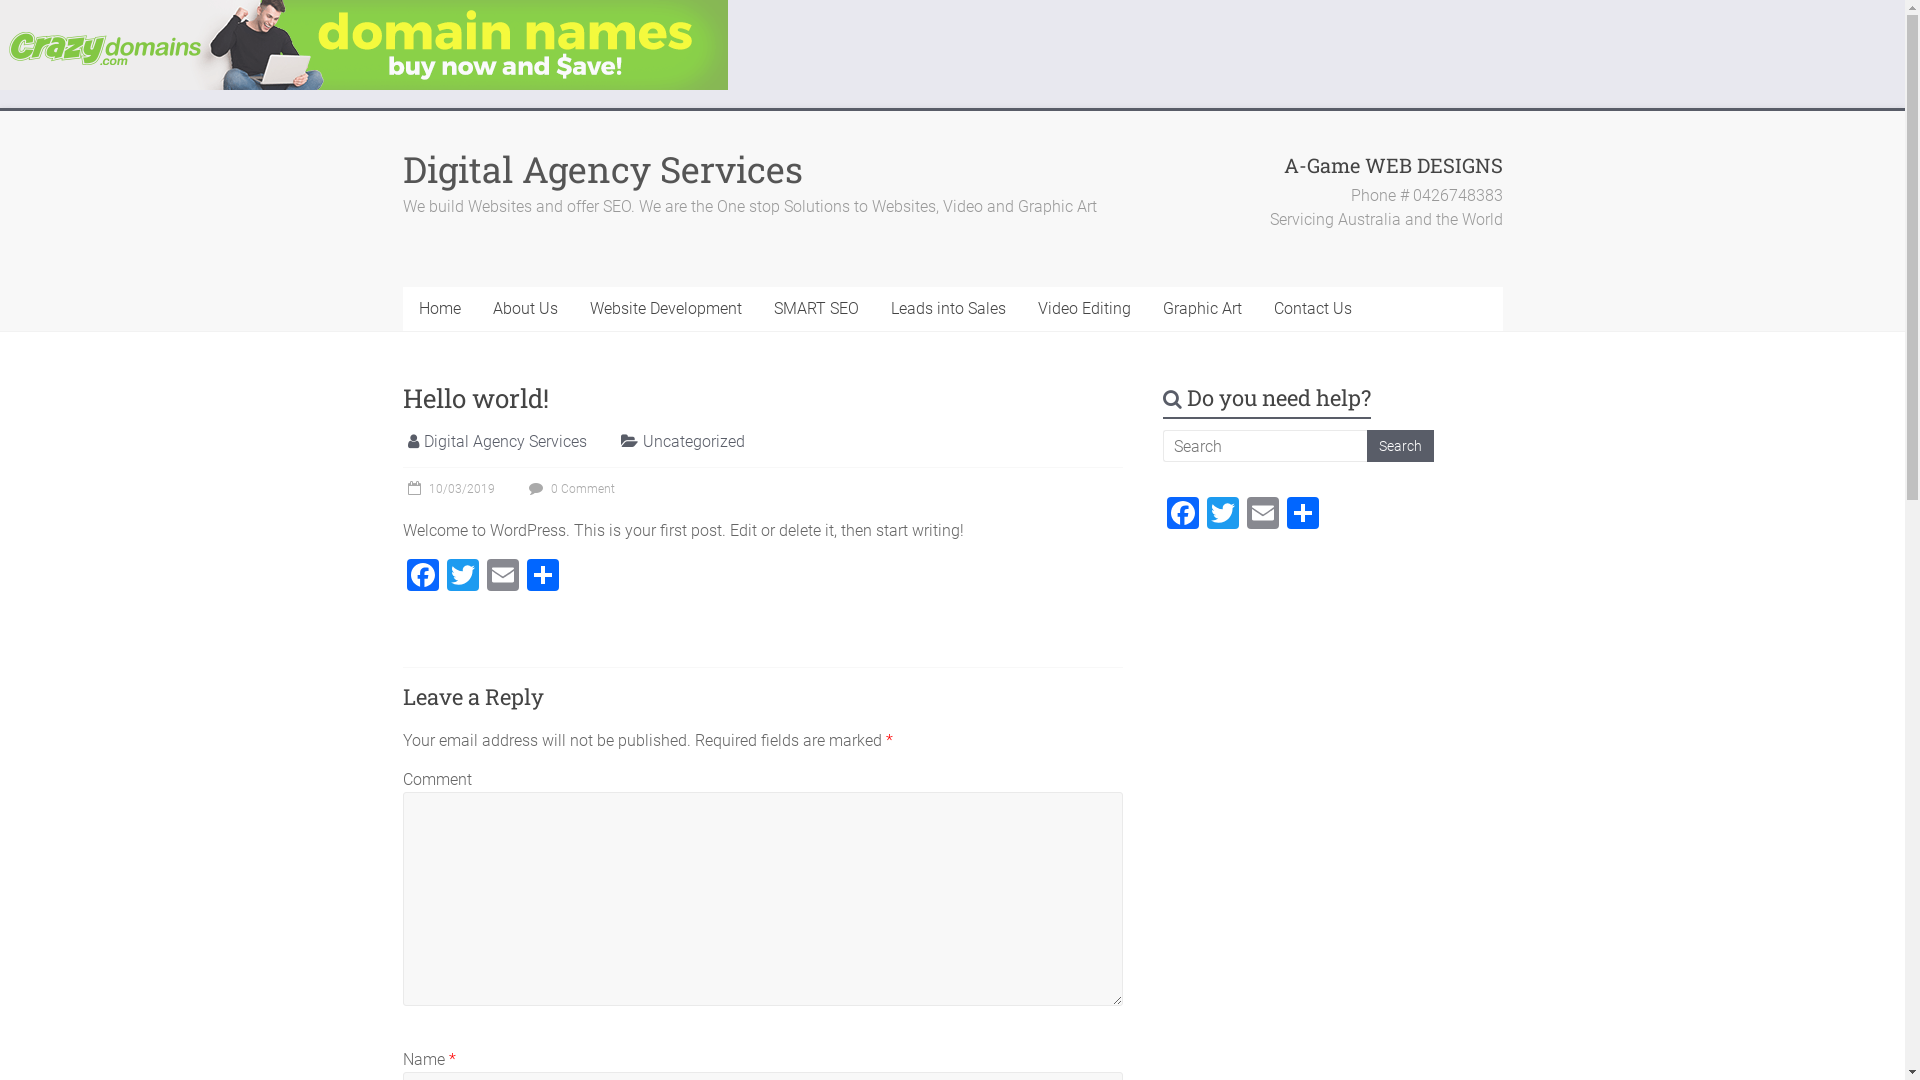 The height and width of the screenshot is (1080, 1920). What do you see at coordinates (600, 168) in the screenshot?
I see `'Digital Agency Services'` at bounding box center [600, 168].